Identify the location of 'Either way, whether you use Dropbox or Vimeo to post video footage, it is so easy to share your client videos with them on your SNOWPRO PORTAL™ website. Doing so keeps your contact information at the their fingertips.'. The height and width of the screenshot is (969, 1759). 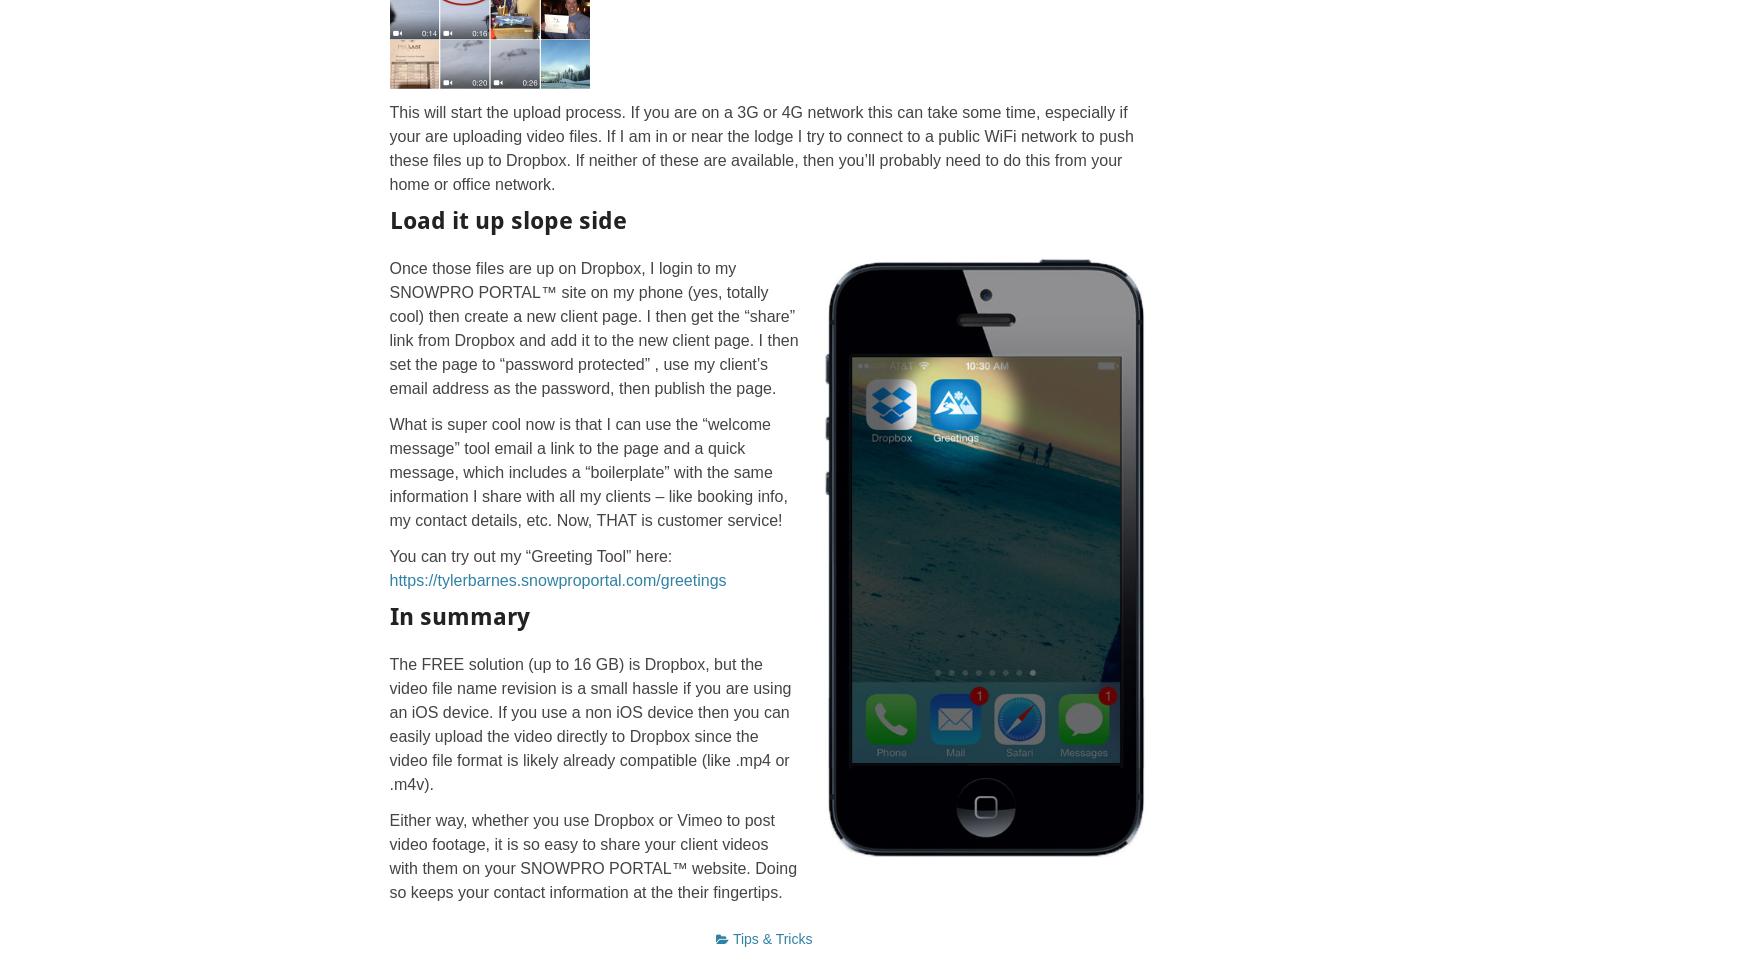
(591, 854).